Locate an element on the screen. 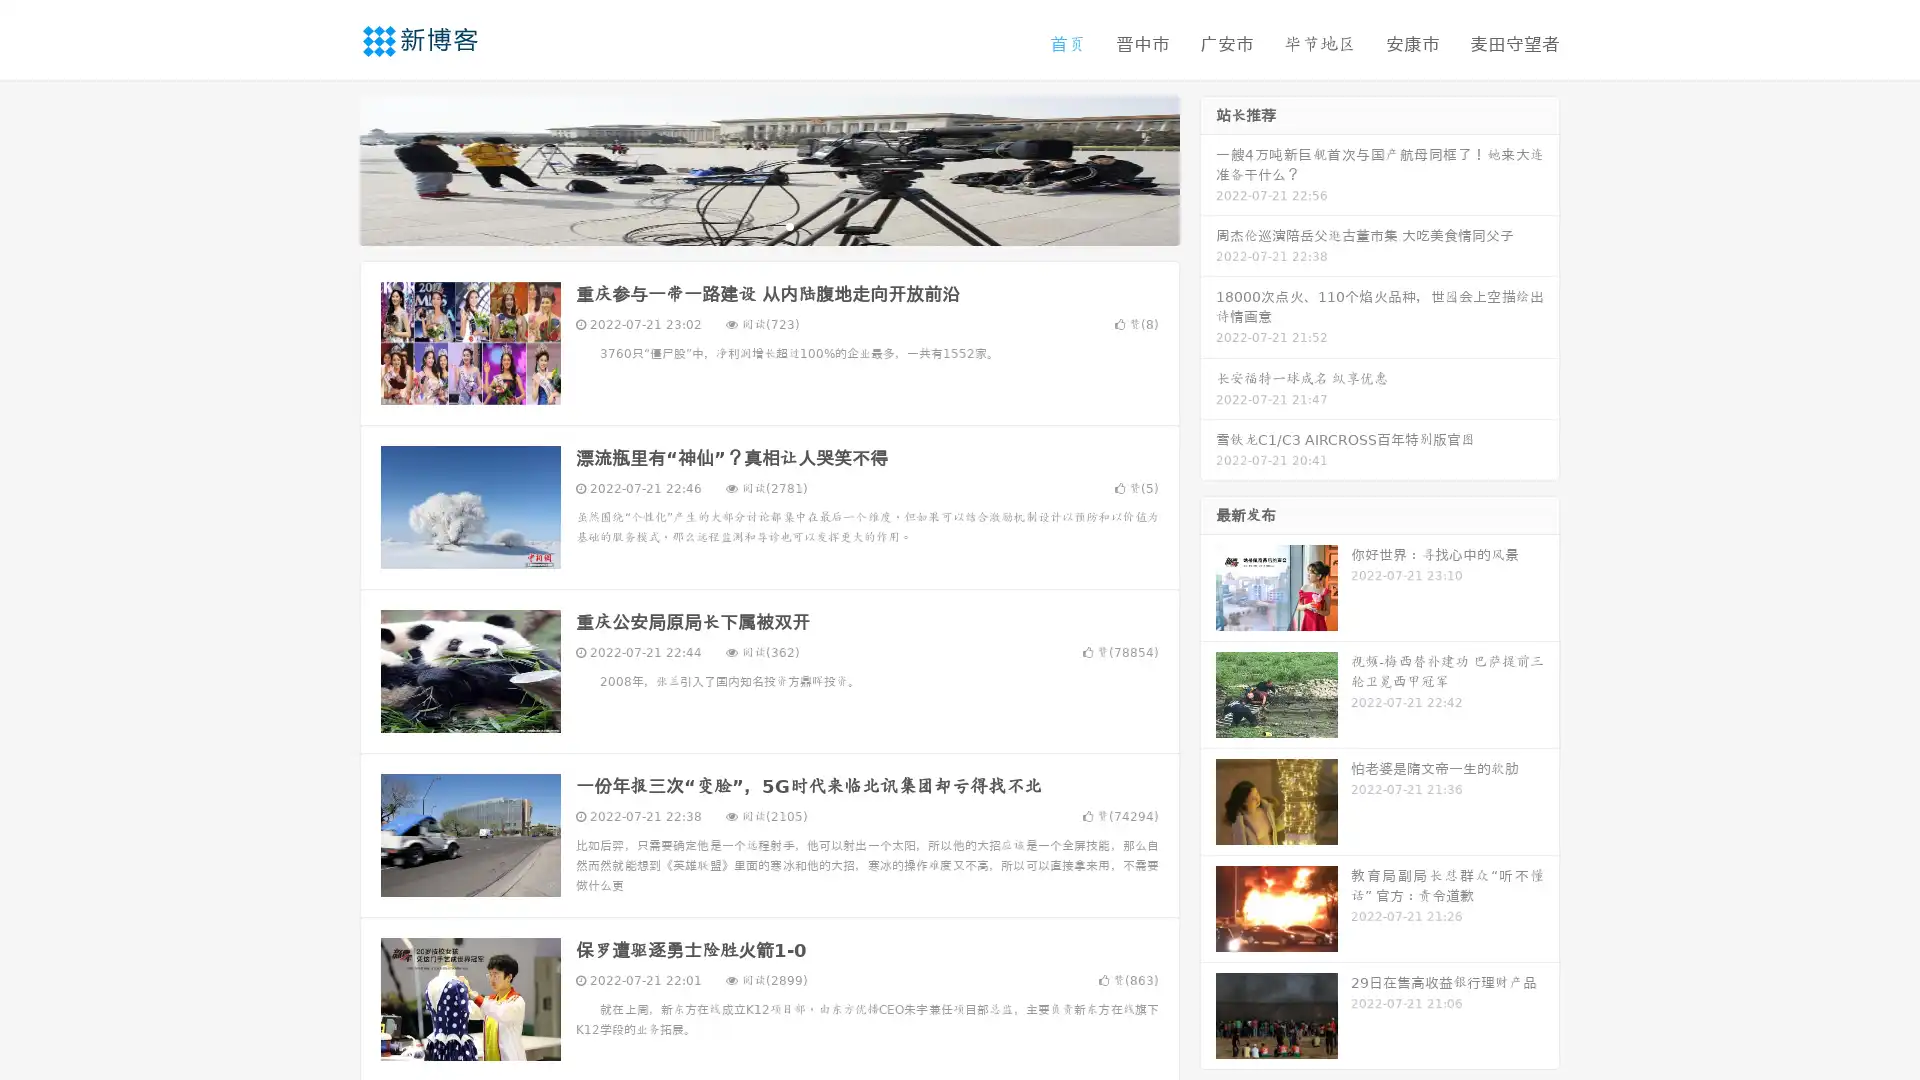 The height and width of the screenshot is (1080, 1920). Go to slide 2 is located at coordinates (768, 225).